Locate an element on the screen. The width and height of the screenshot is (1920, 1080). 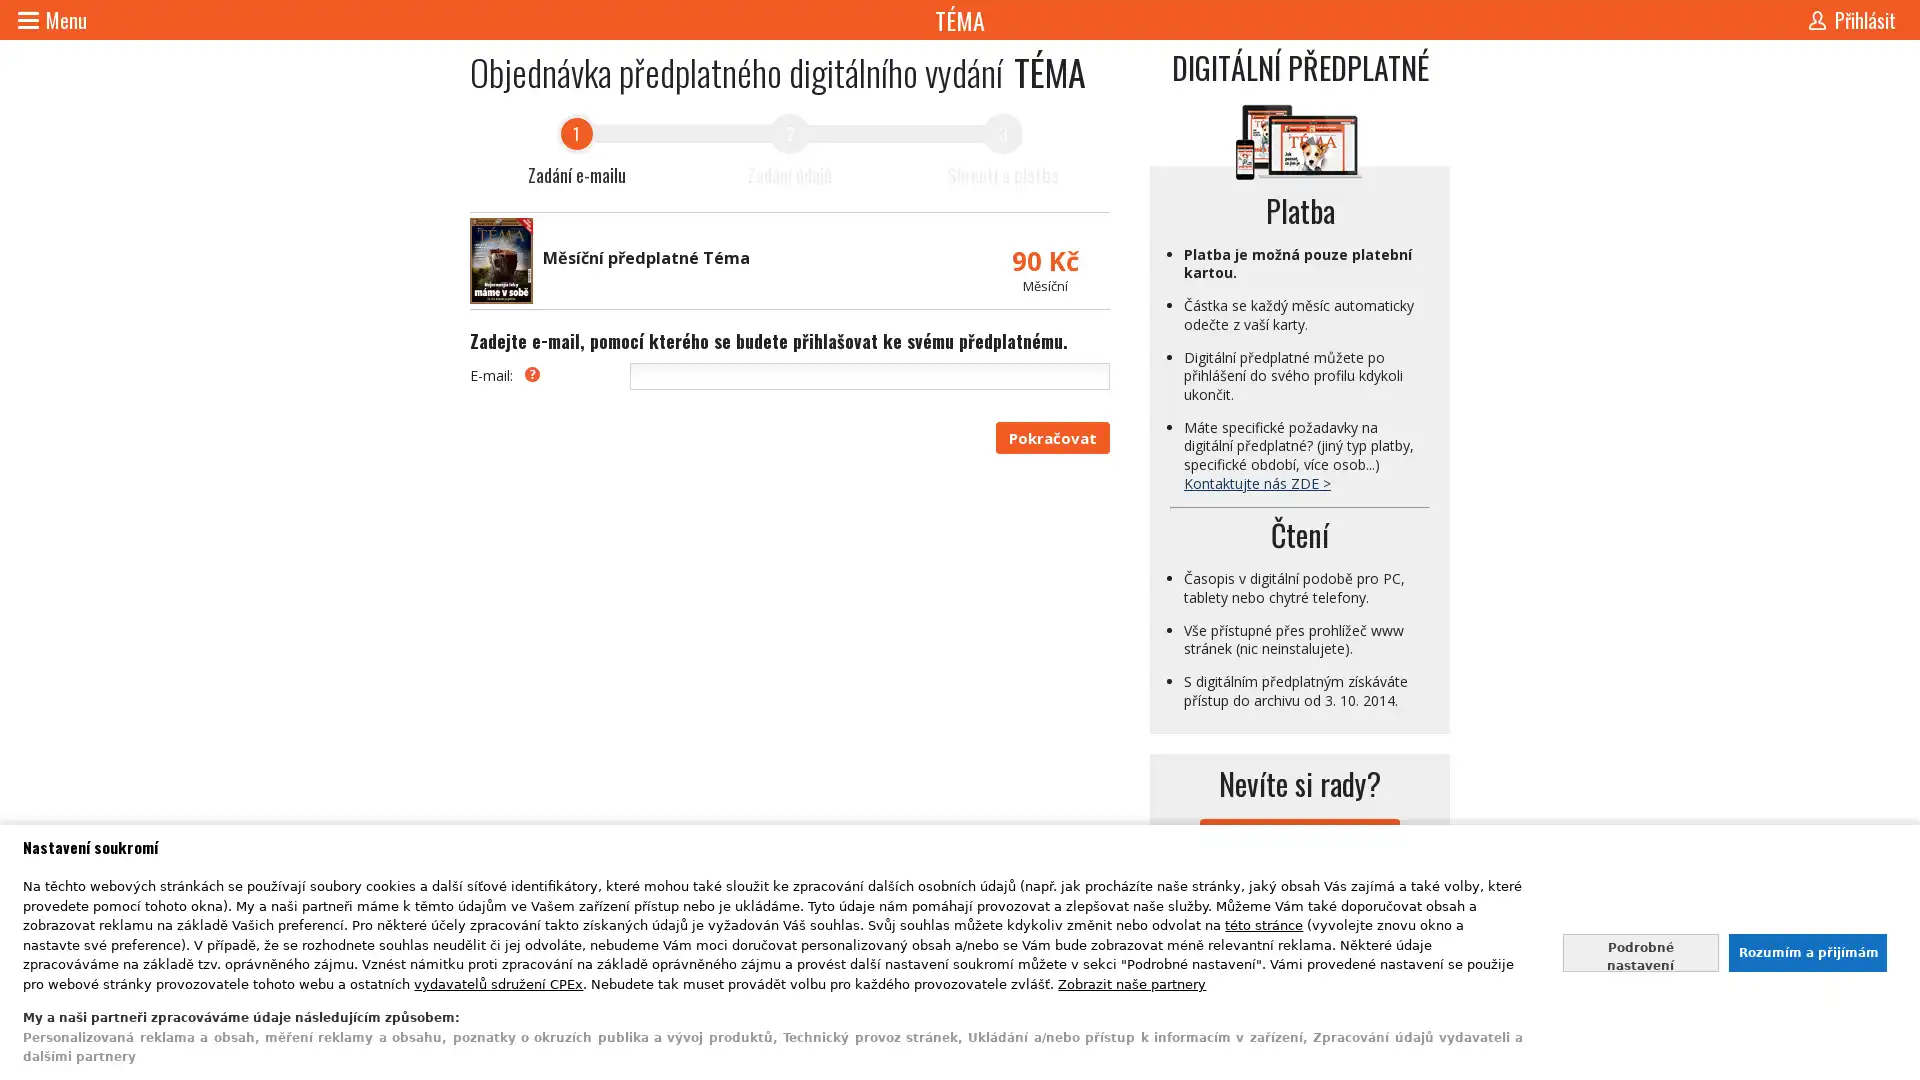
Zobrazit nase partnery is located at coordinates (1132, 982).